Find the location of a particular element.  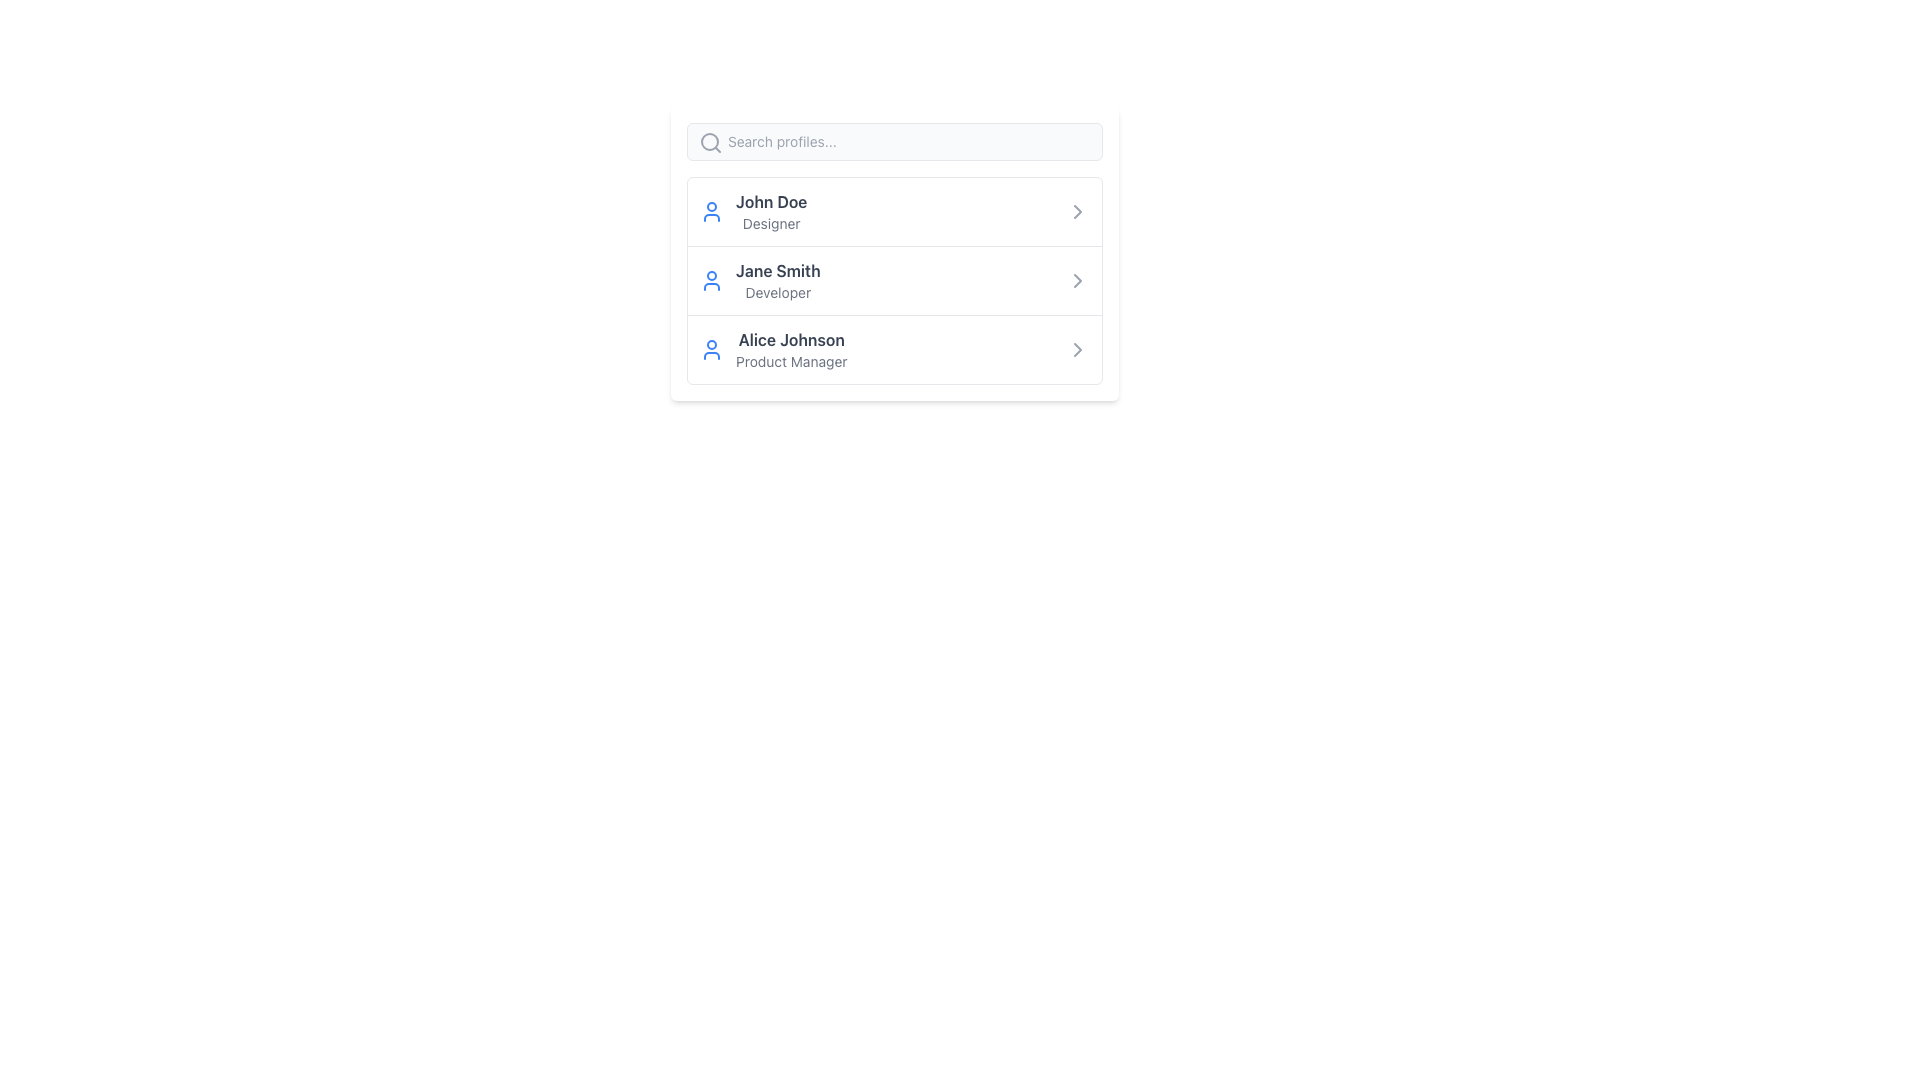

text element displaying the name 'Alice Johnson' which is the upper text component in the user profile list is located at coordinates (790, 338).